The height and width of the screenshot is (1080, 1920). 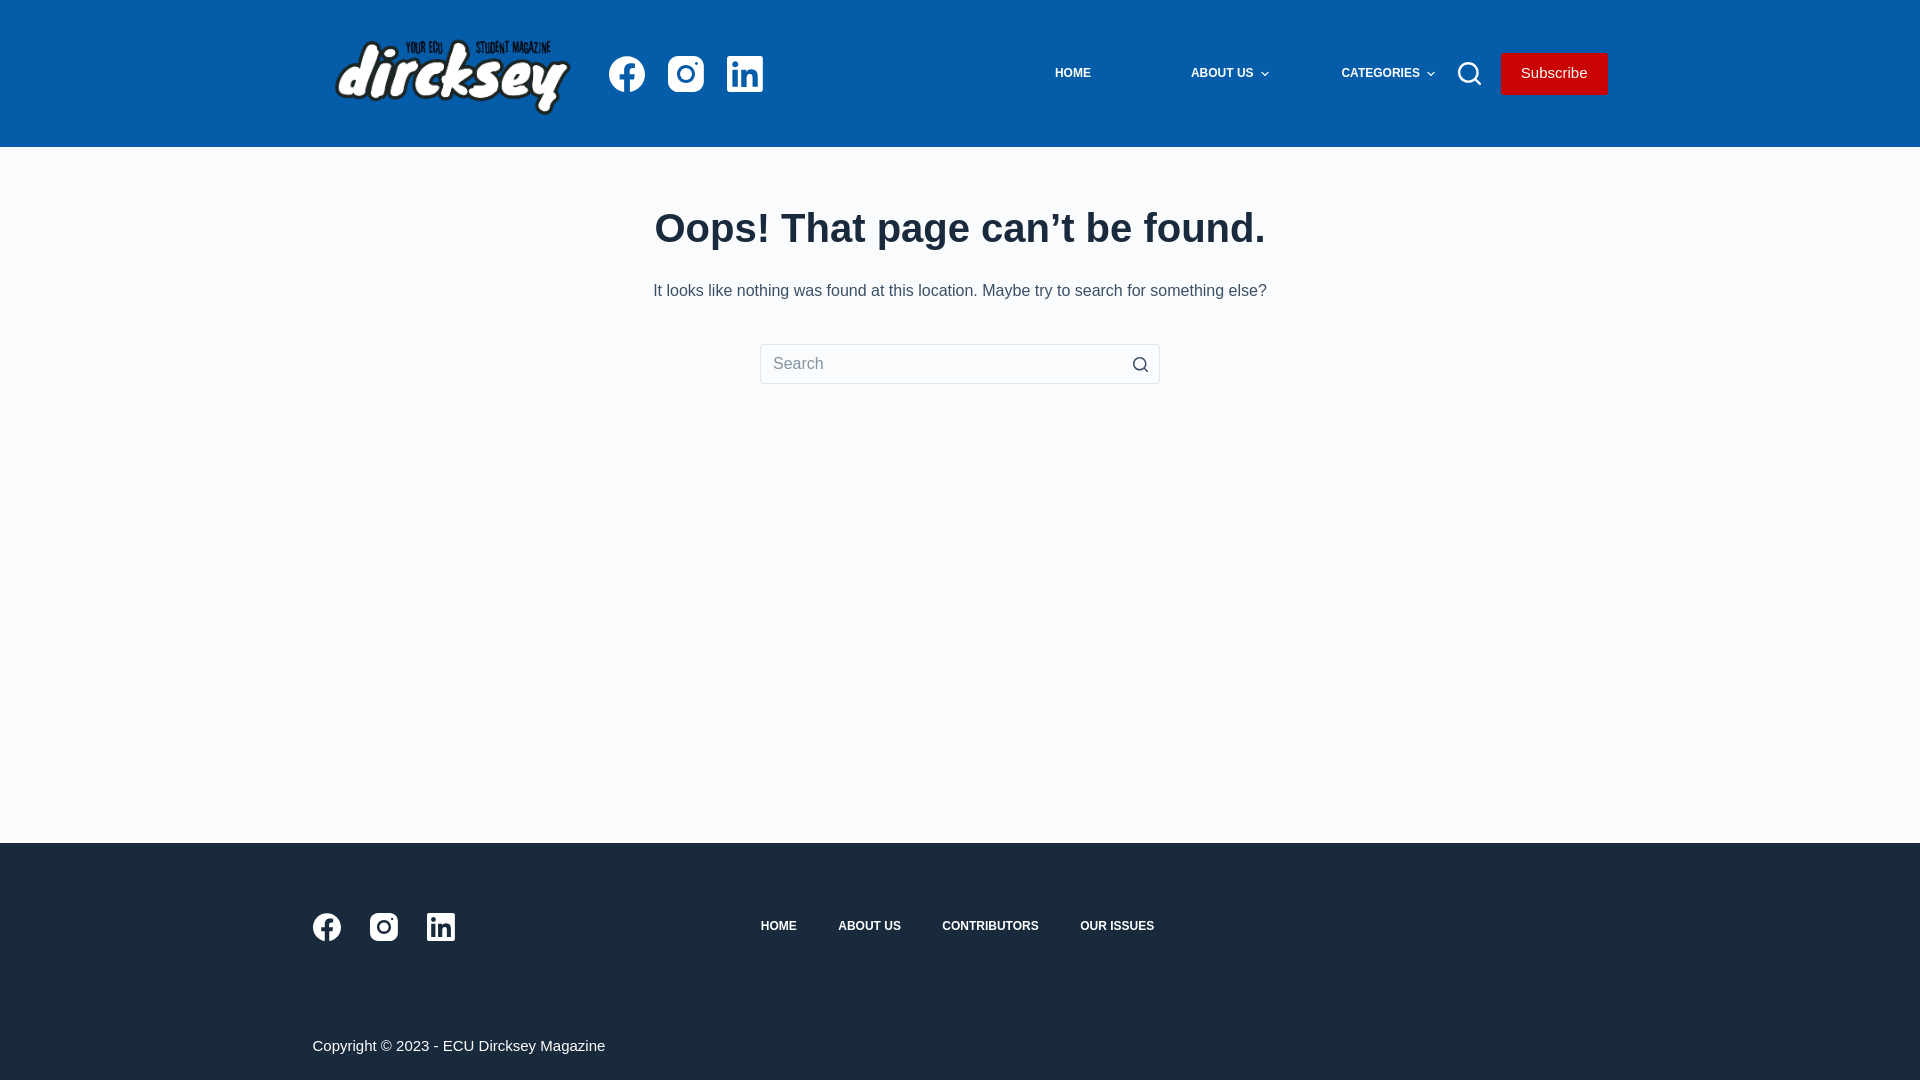 I want to click on 'Subscribe', so click(x=1553, y=72).